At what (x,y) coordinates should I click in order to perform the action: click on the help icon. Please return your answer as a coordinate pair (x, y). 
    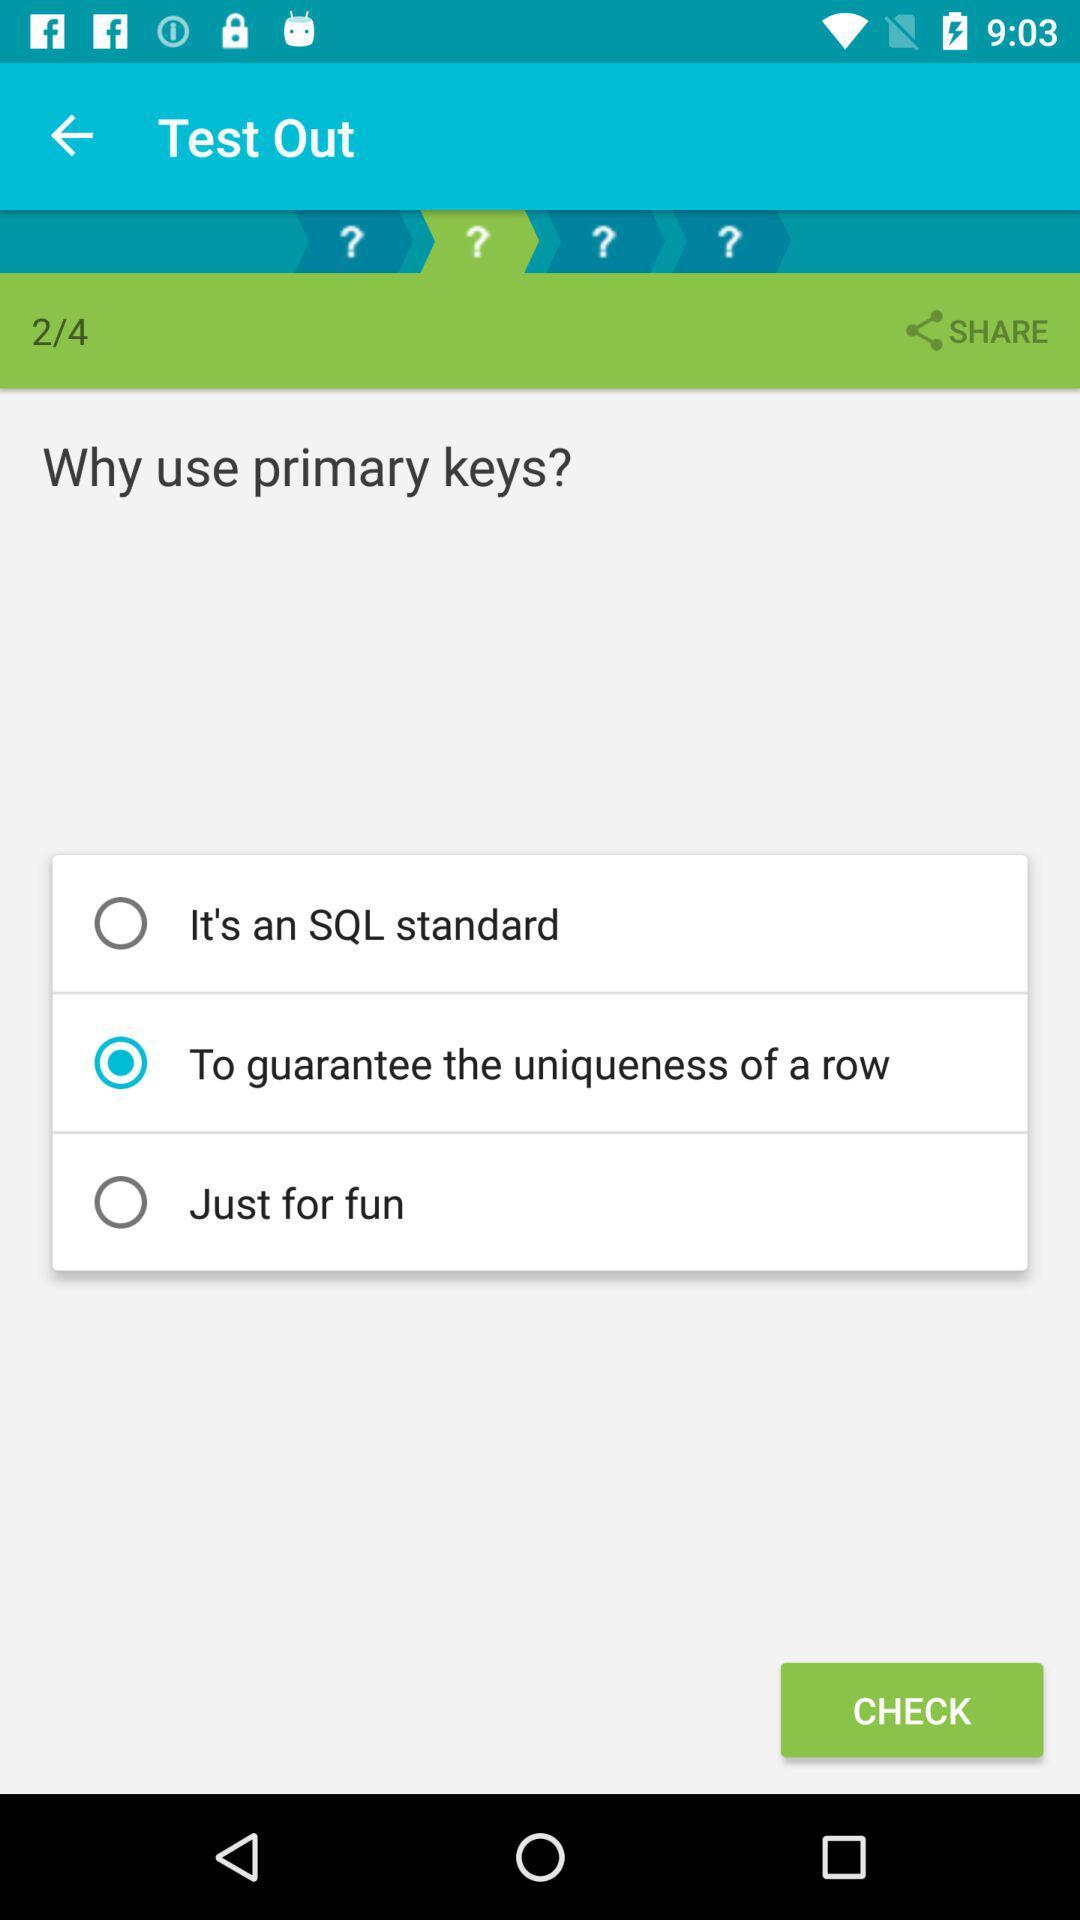
    Looking at the image, I should click on (477, 240).